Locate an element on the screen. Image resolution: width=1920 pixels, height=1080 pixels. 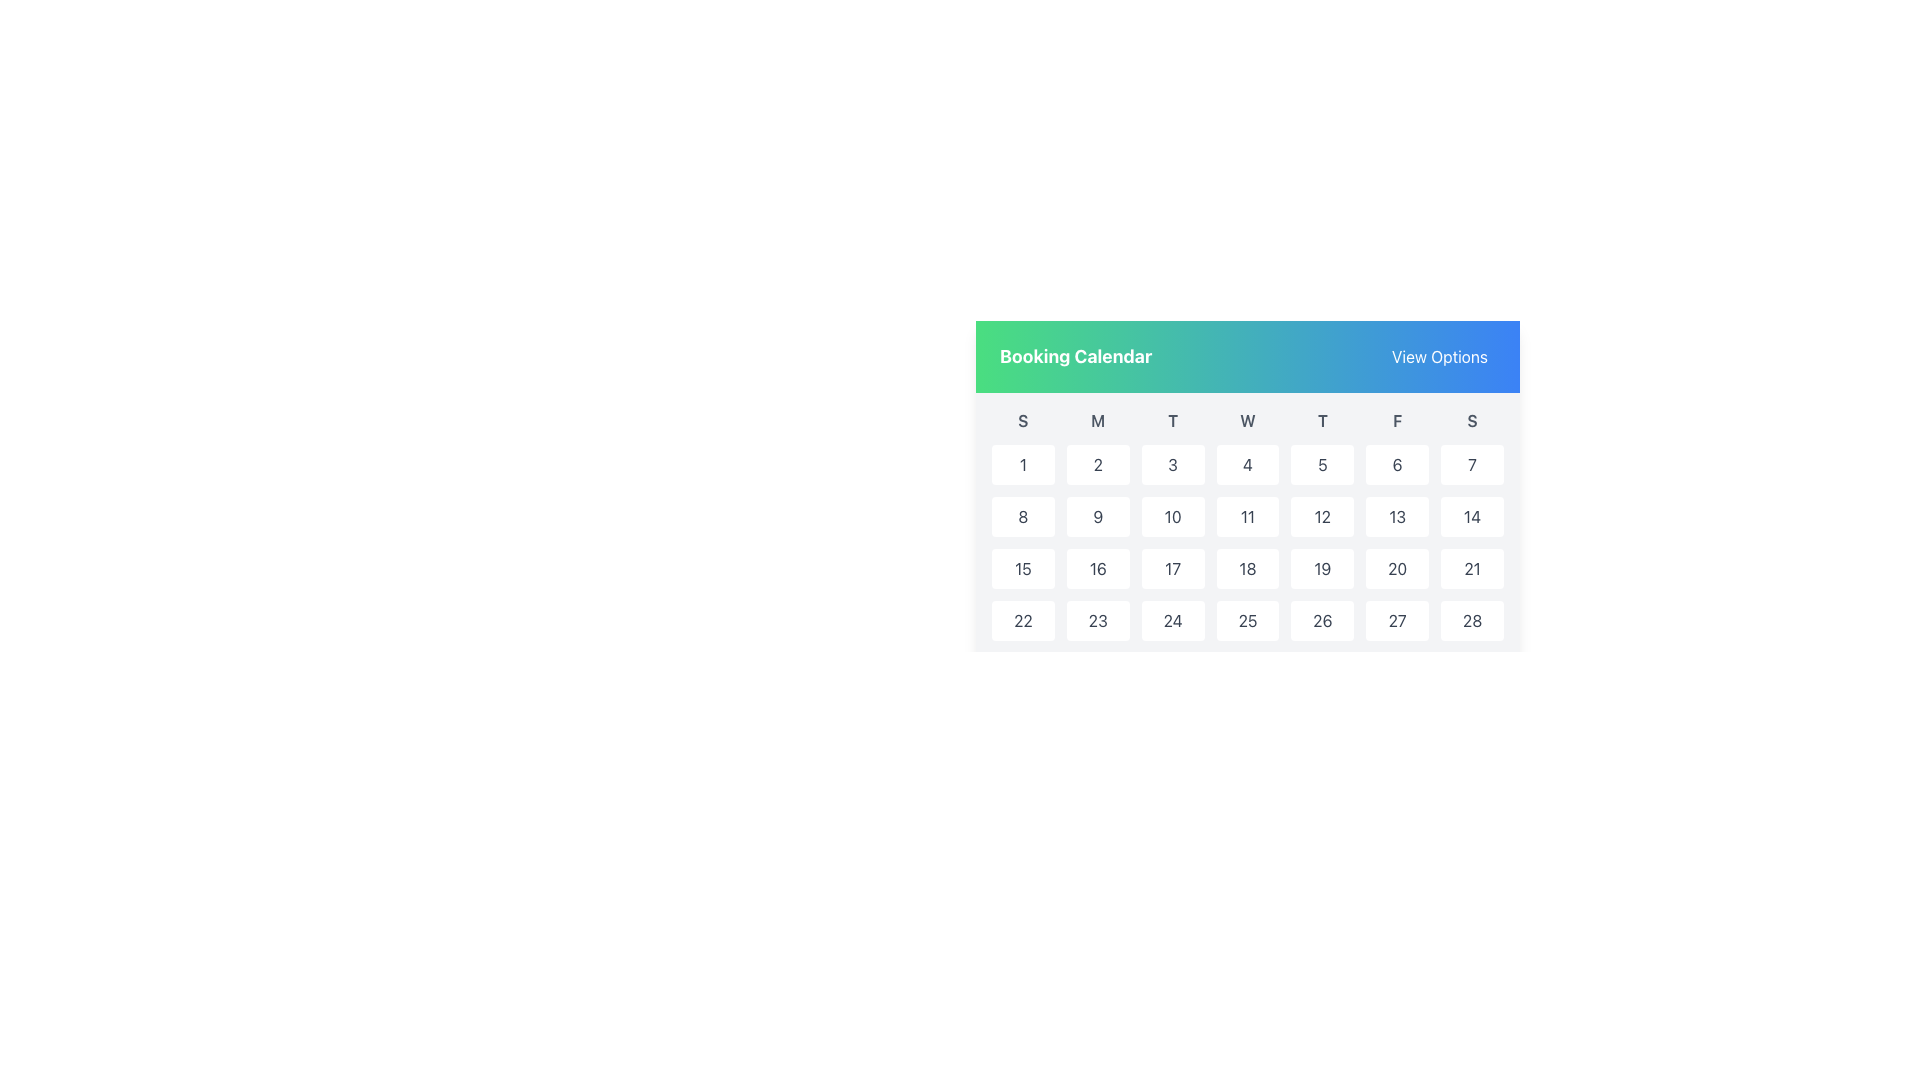
the text-based day cell representing the 25th day in the calendar grid is located at coordinates (1247, 620).